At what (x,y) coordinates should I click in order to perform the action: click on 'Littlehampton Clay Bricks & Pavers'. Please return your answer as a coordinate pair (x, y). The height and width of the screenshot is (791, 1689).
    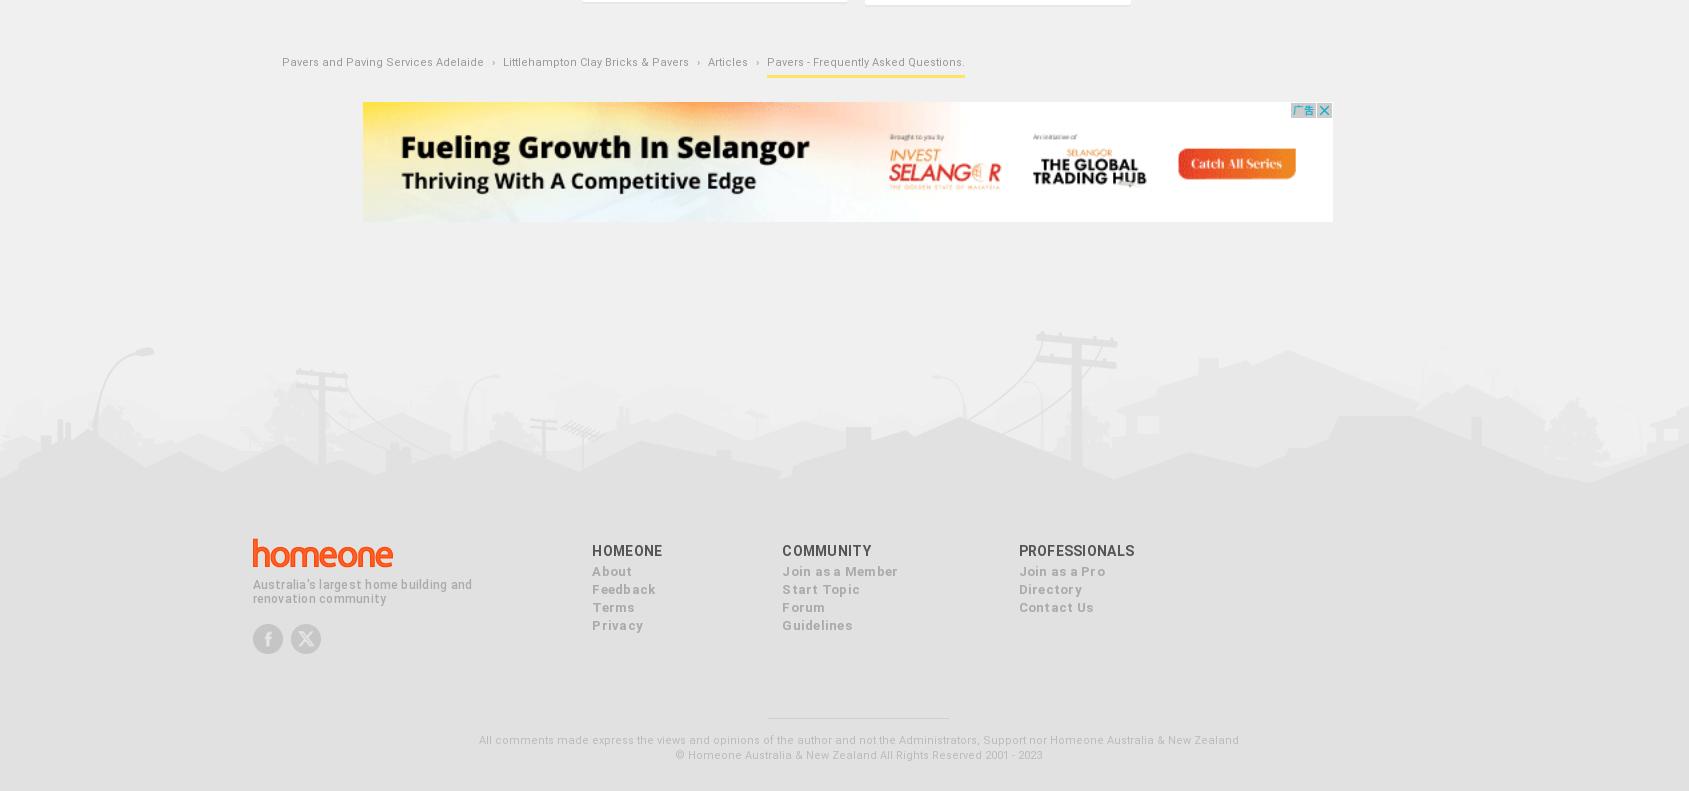
    Looking at the image, I should click on (594, 61).